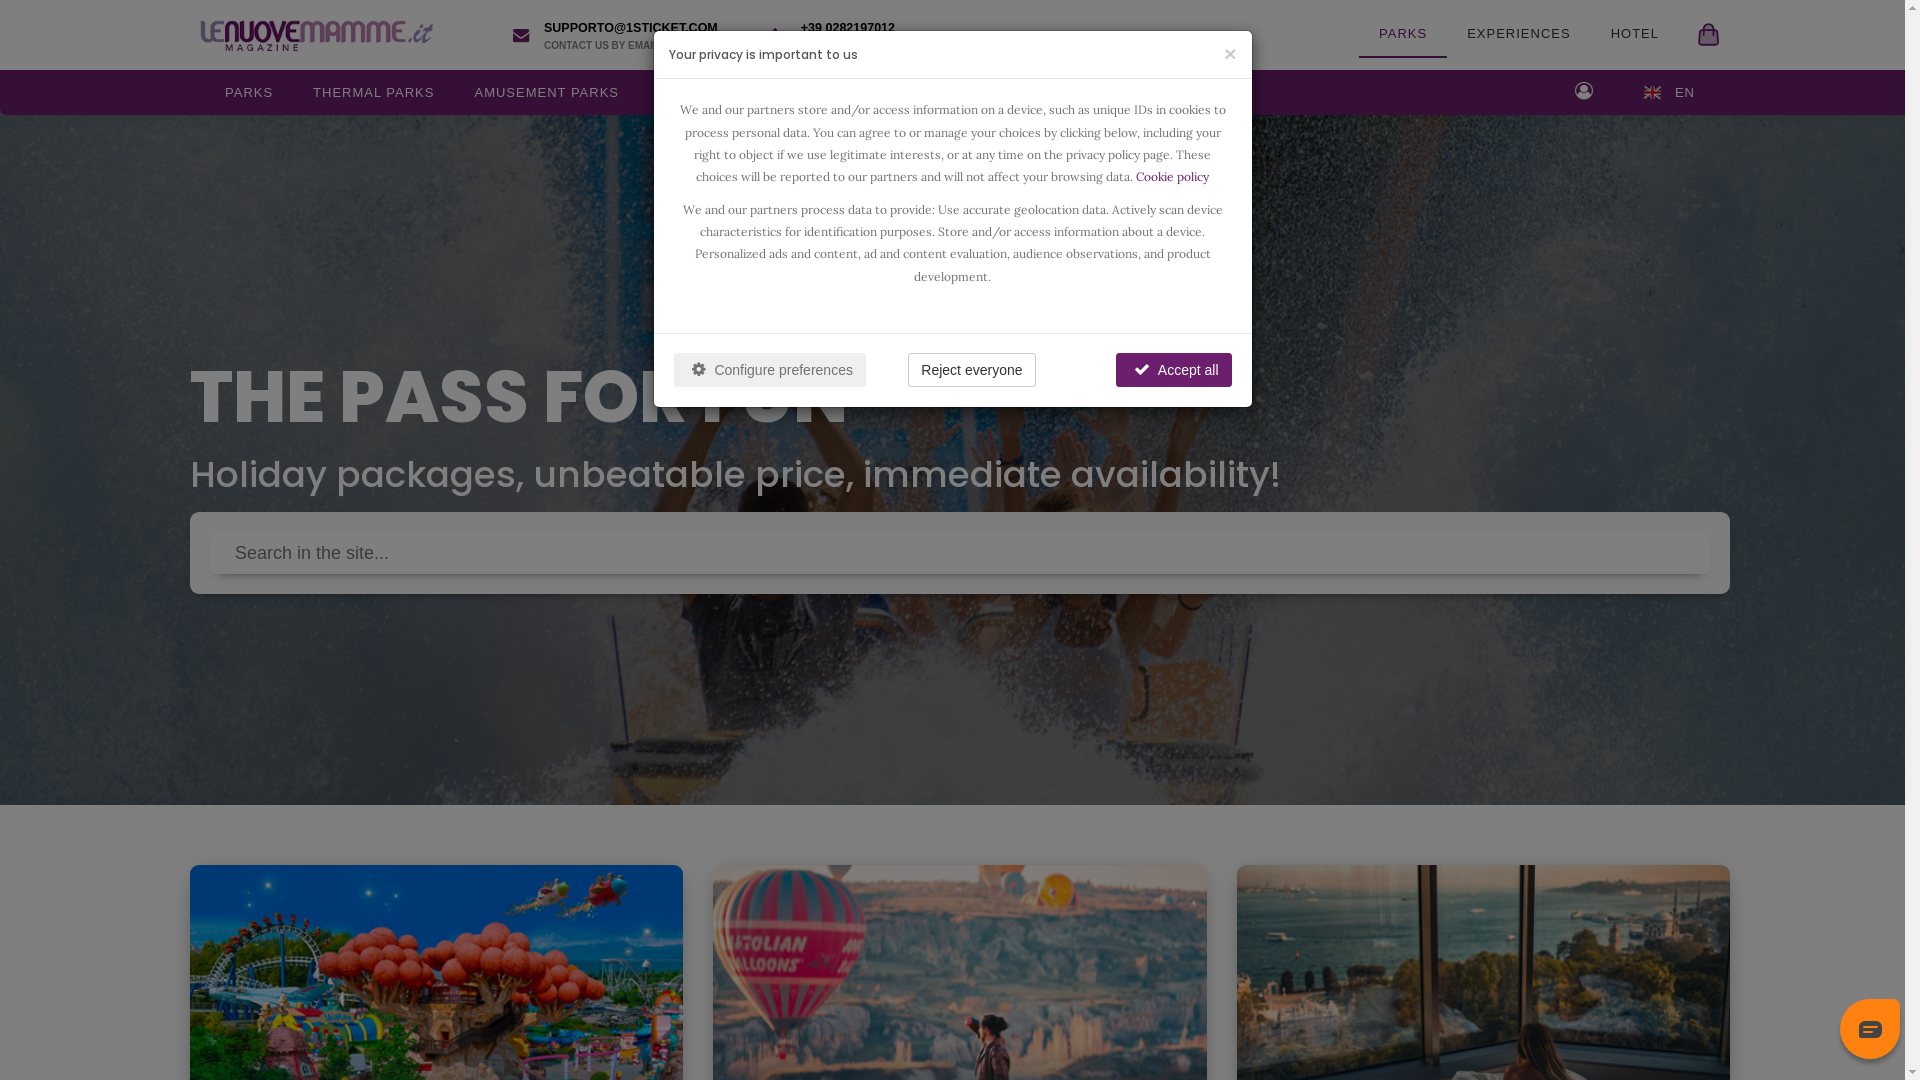 The image size is (1920, 1080). What do you see at coordinates (248, 92) in the screenshot?
I see `'PARKS'` at bounding box center [248, 92].